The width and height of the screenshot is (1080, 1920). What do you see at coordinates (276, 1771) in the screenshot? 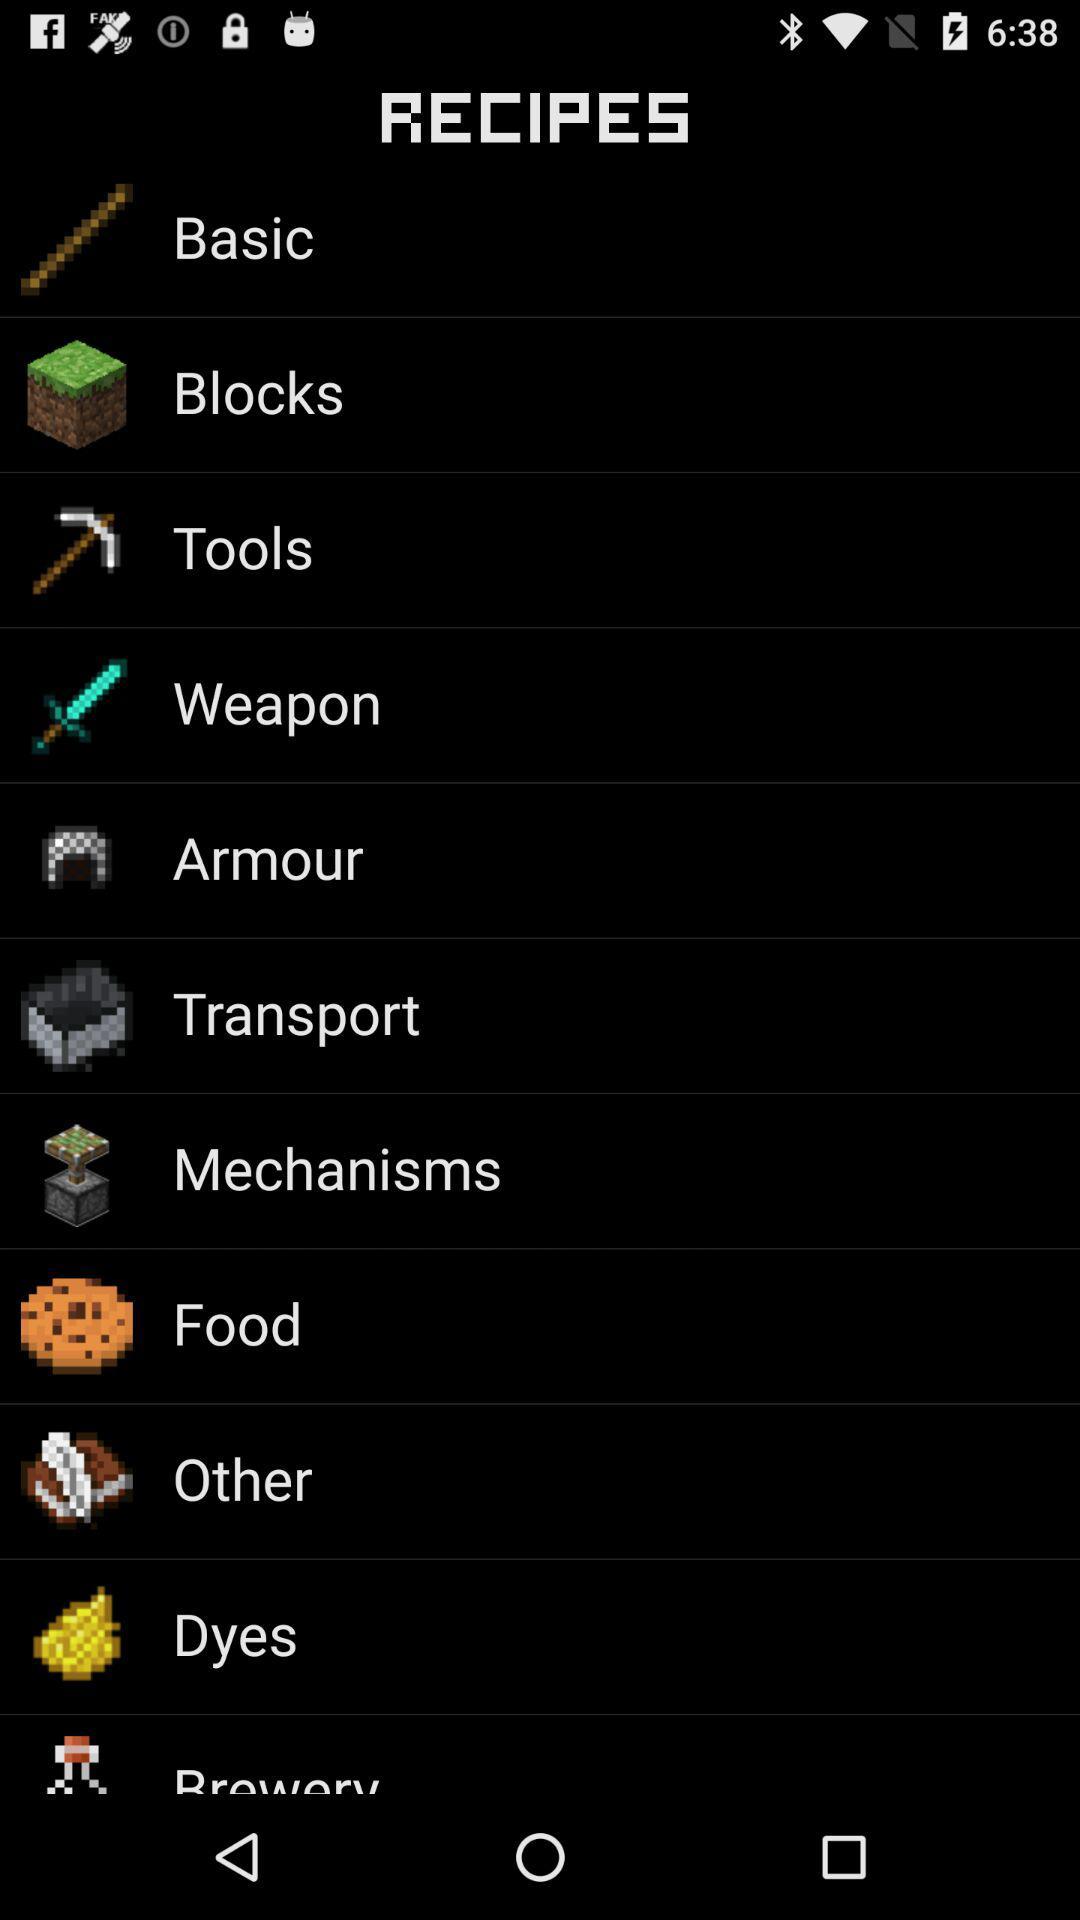
I see `brewery` at bounding box center [276, 1771].